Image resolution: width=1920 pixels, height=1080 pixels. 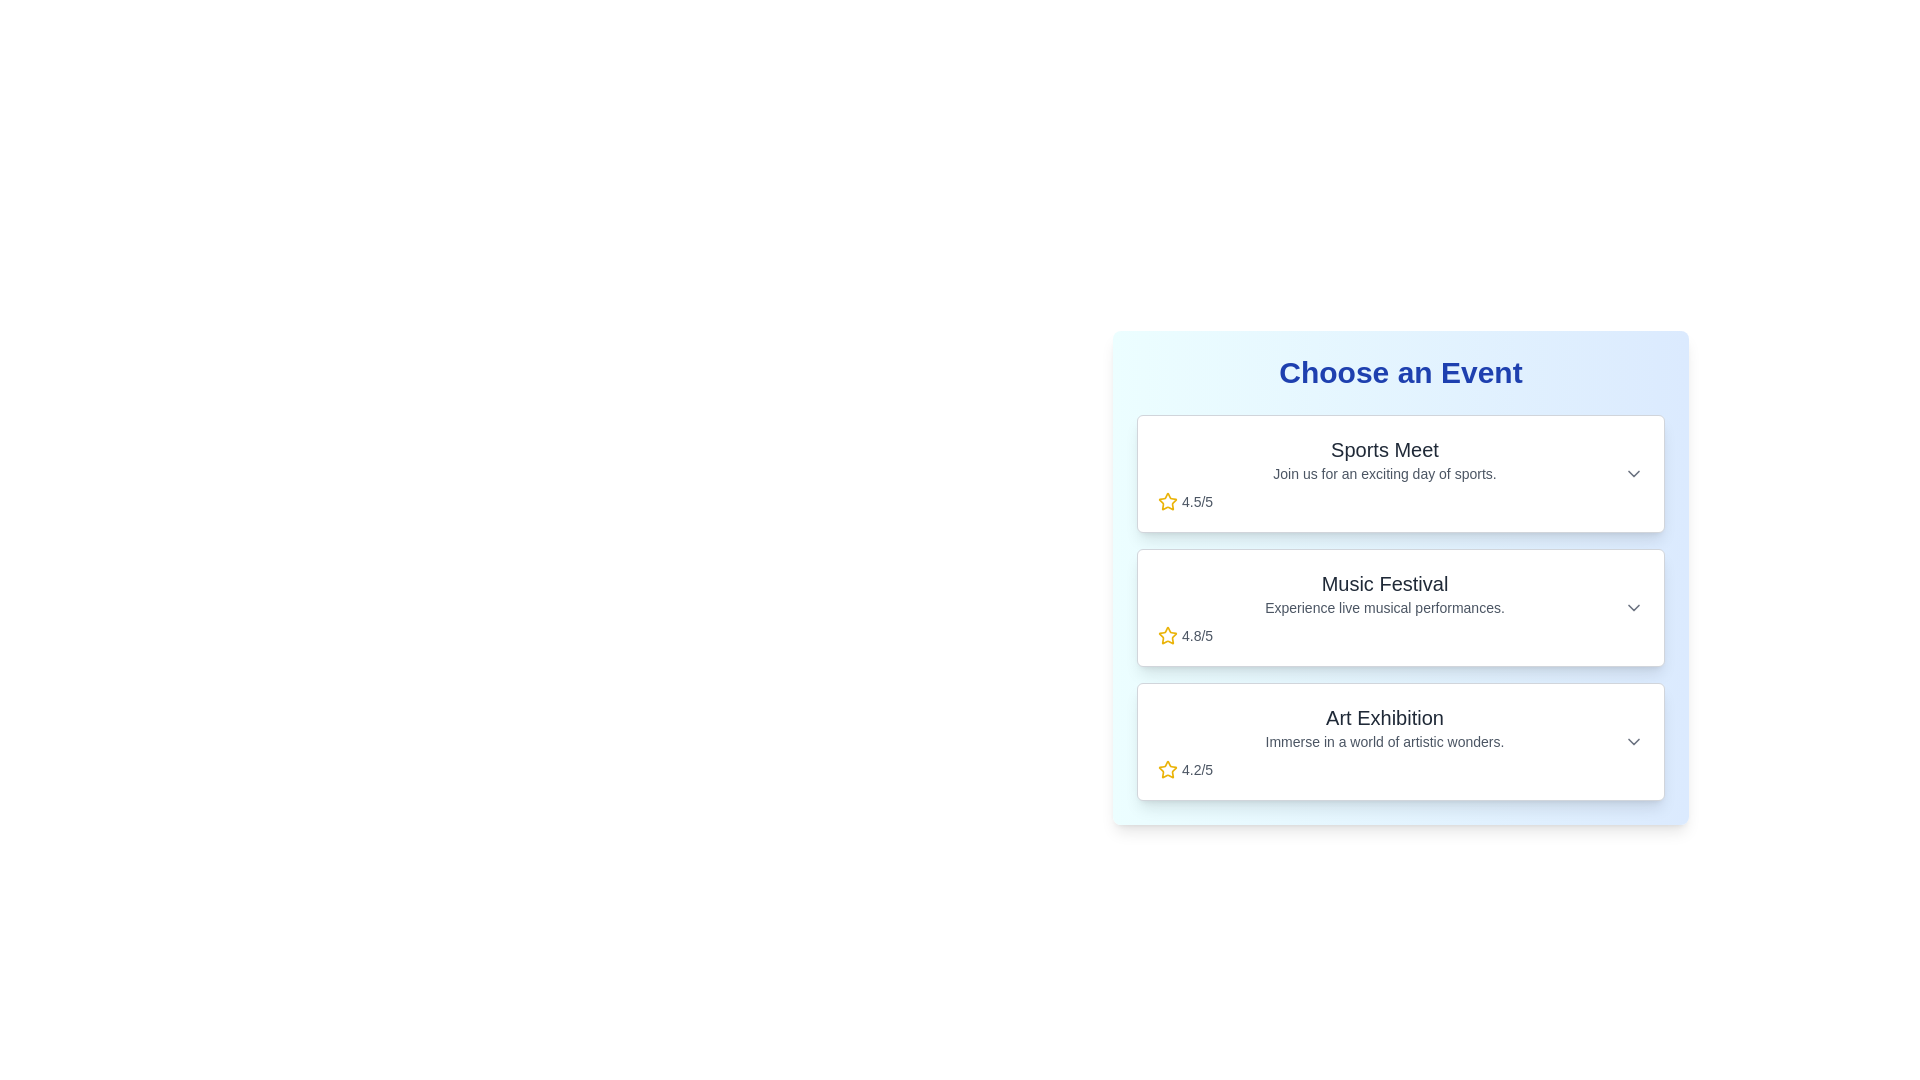 I want to click on the icon indicating the dropdown for the 'Music Festival' event, located at the far right of the event card, so click(x=1633, y=607).